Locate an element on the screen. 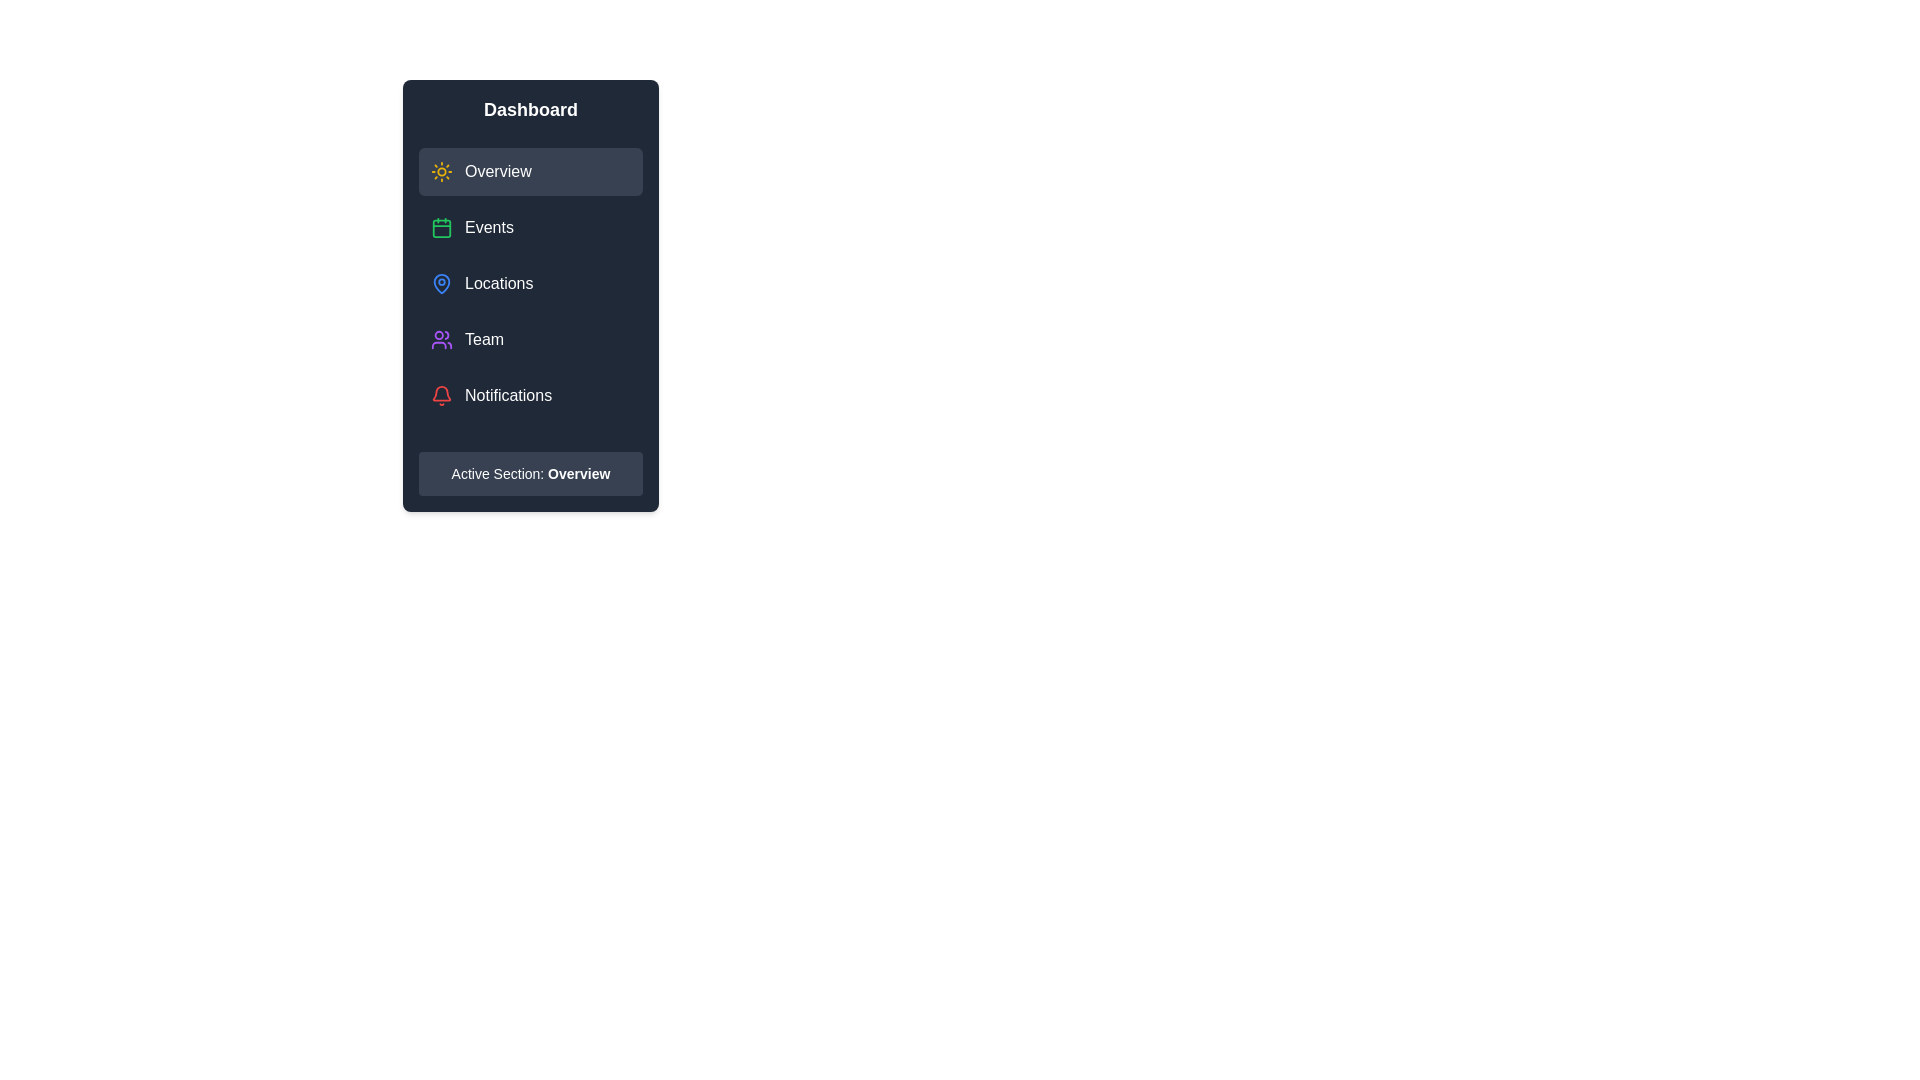 The width and height of the screenshot is (1920, 1080). the menu item Events to navigate to the corresponding section is located at coordinates (531, 226).